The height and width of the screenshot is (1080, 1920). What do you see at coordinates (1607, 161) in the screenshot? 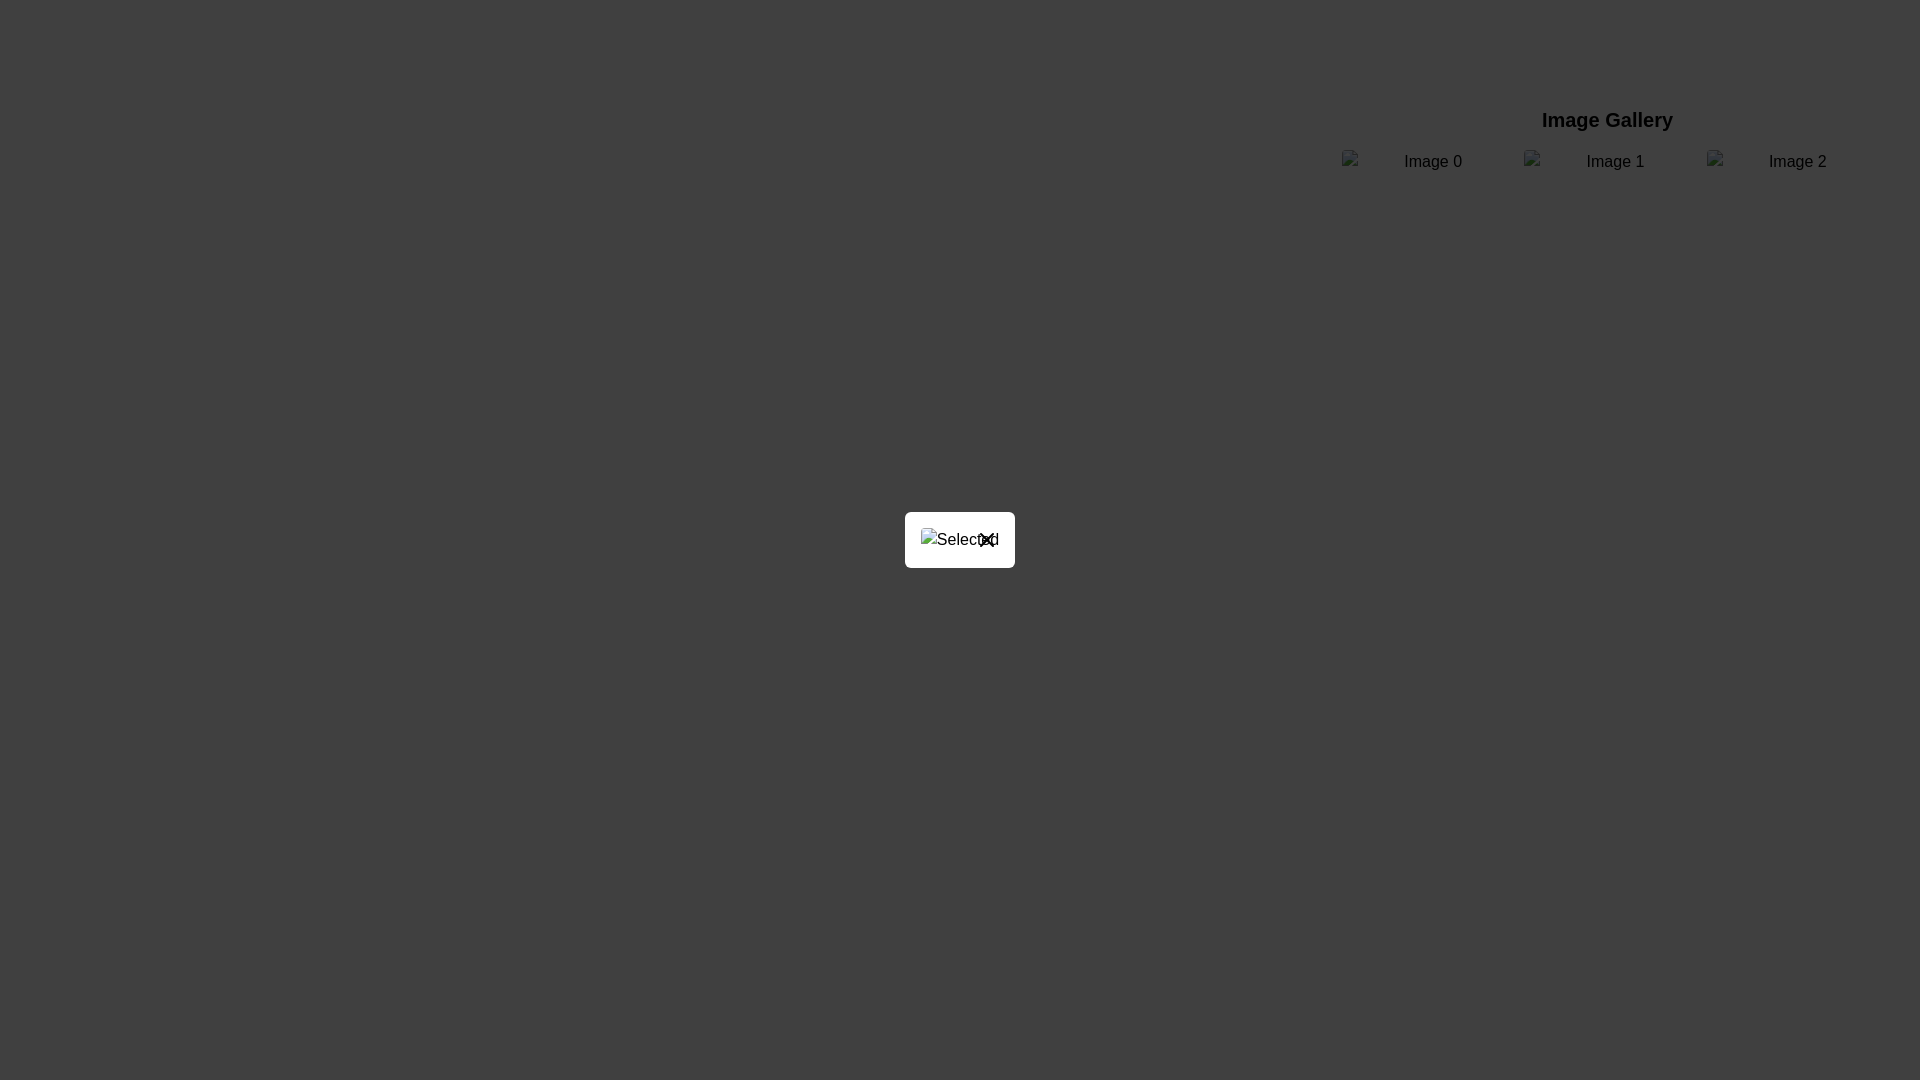
I see `the image displayed in the second position of the grid layout within the 'Image Gallery' section` at bounding box center [1607, 161].